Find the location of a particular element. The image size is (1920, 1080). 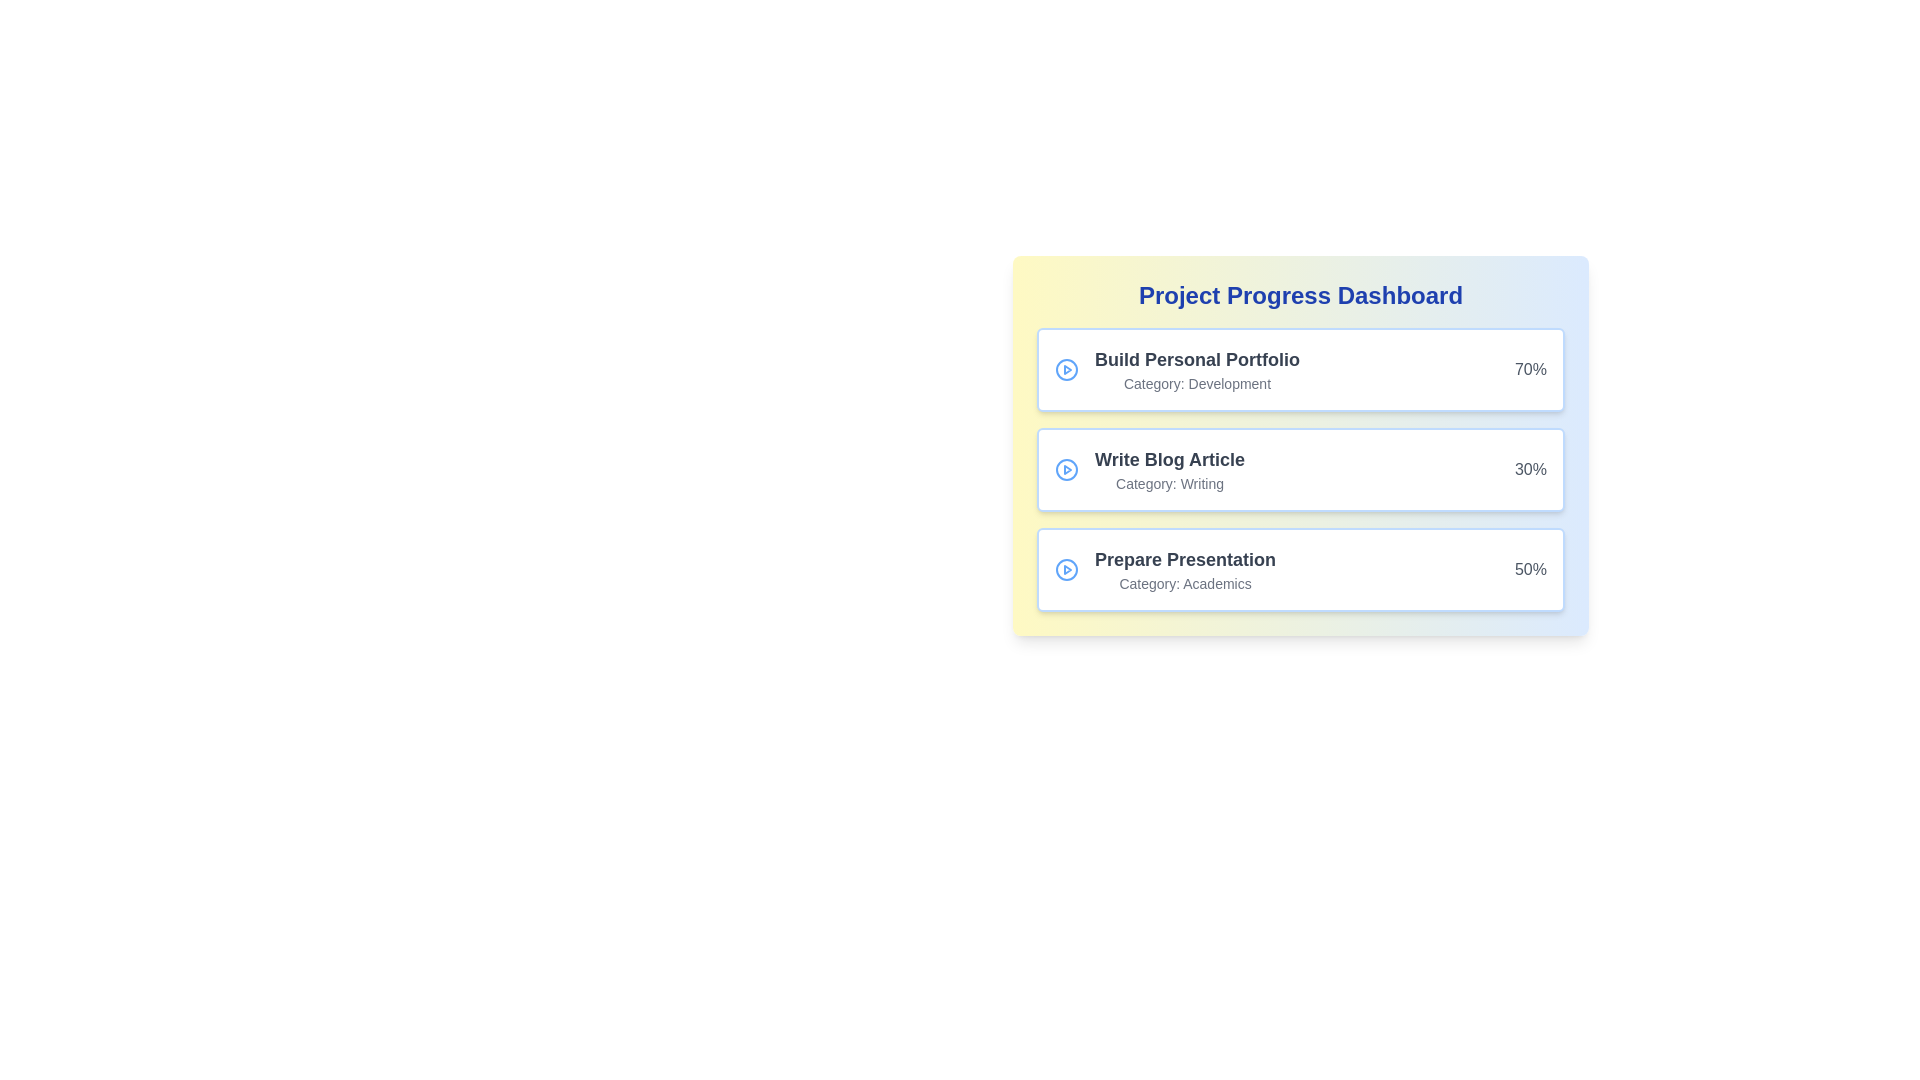

the second list item displaying the task title 'Write Blog Article' and category 'Writing' to interact with the task details is located at coordinates (1150, 470).